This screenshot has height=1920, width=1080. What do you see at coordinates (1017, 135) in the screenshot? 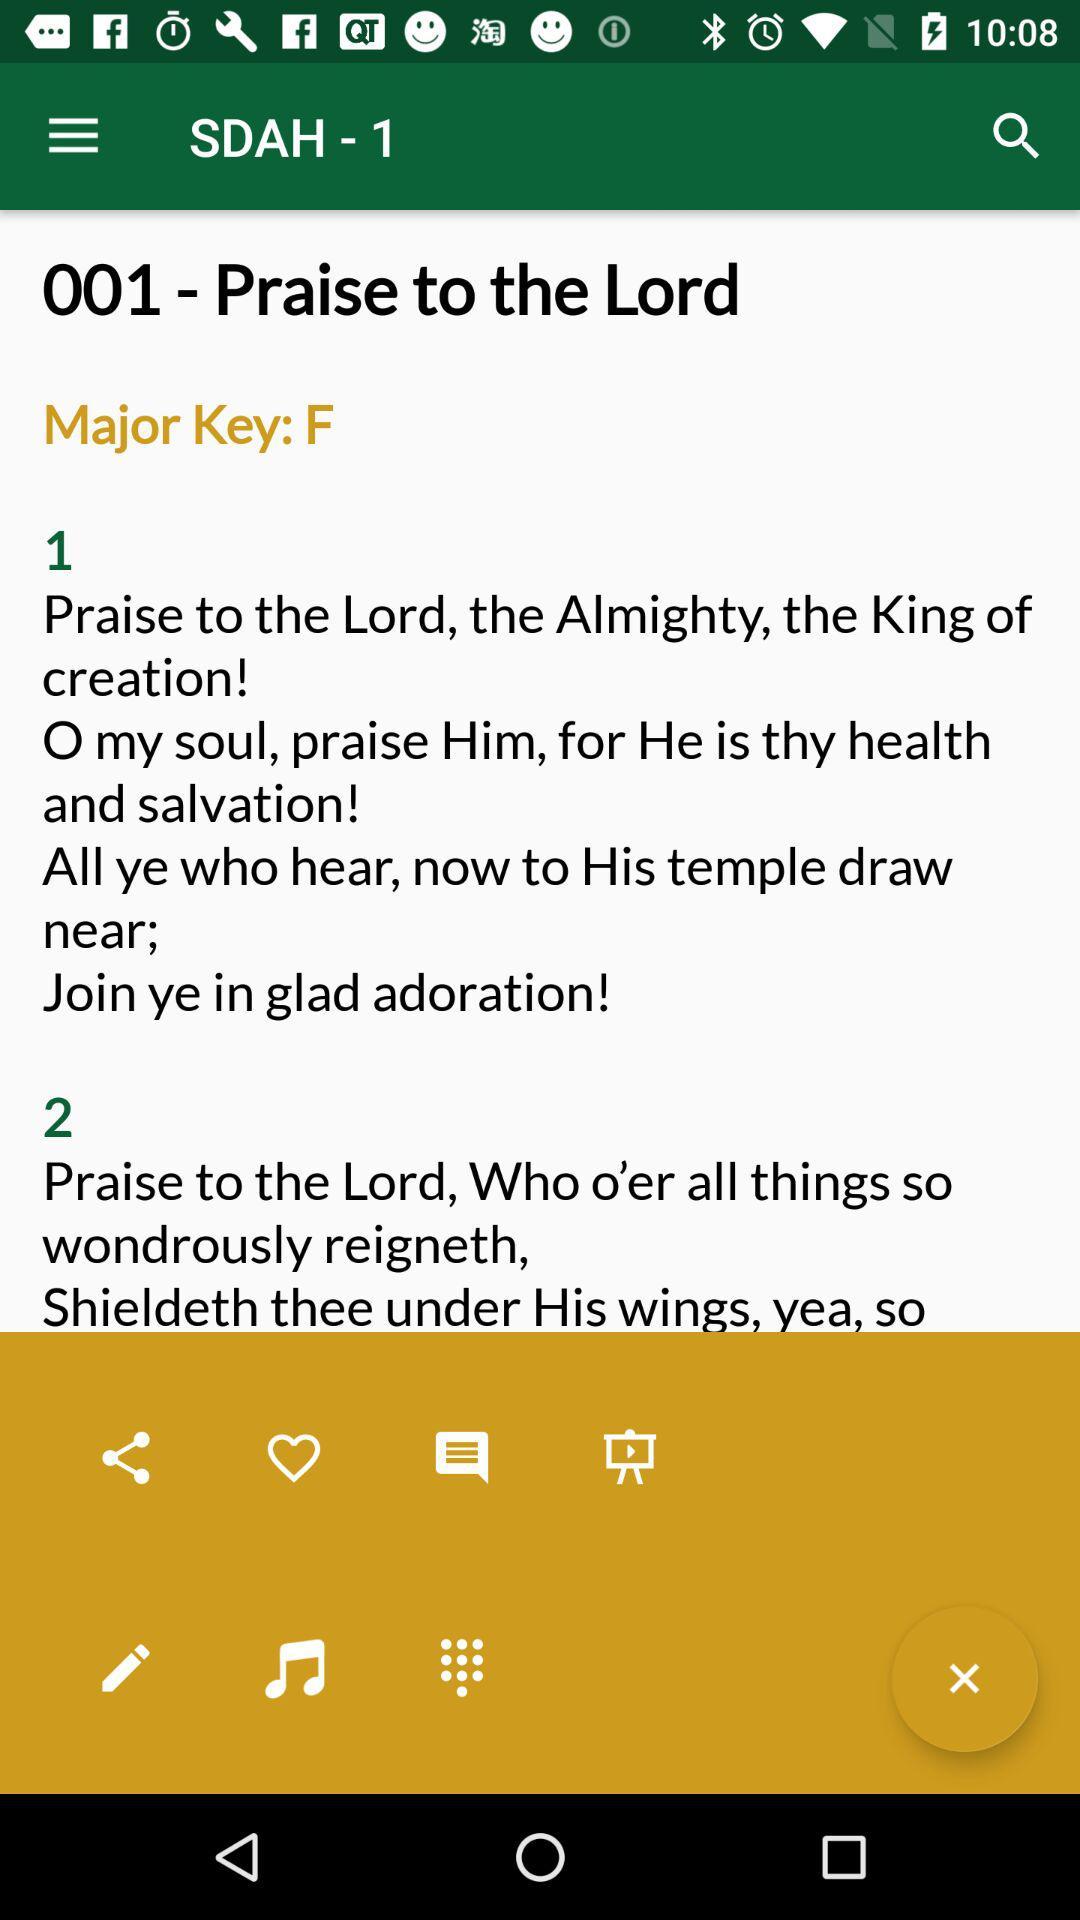
I see `item next to sdah - 1` at bounding box center [1017, 135].